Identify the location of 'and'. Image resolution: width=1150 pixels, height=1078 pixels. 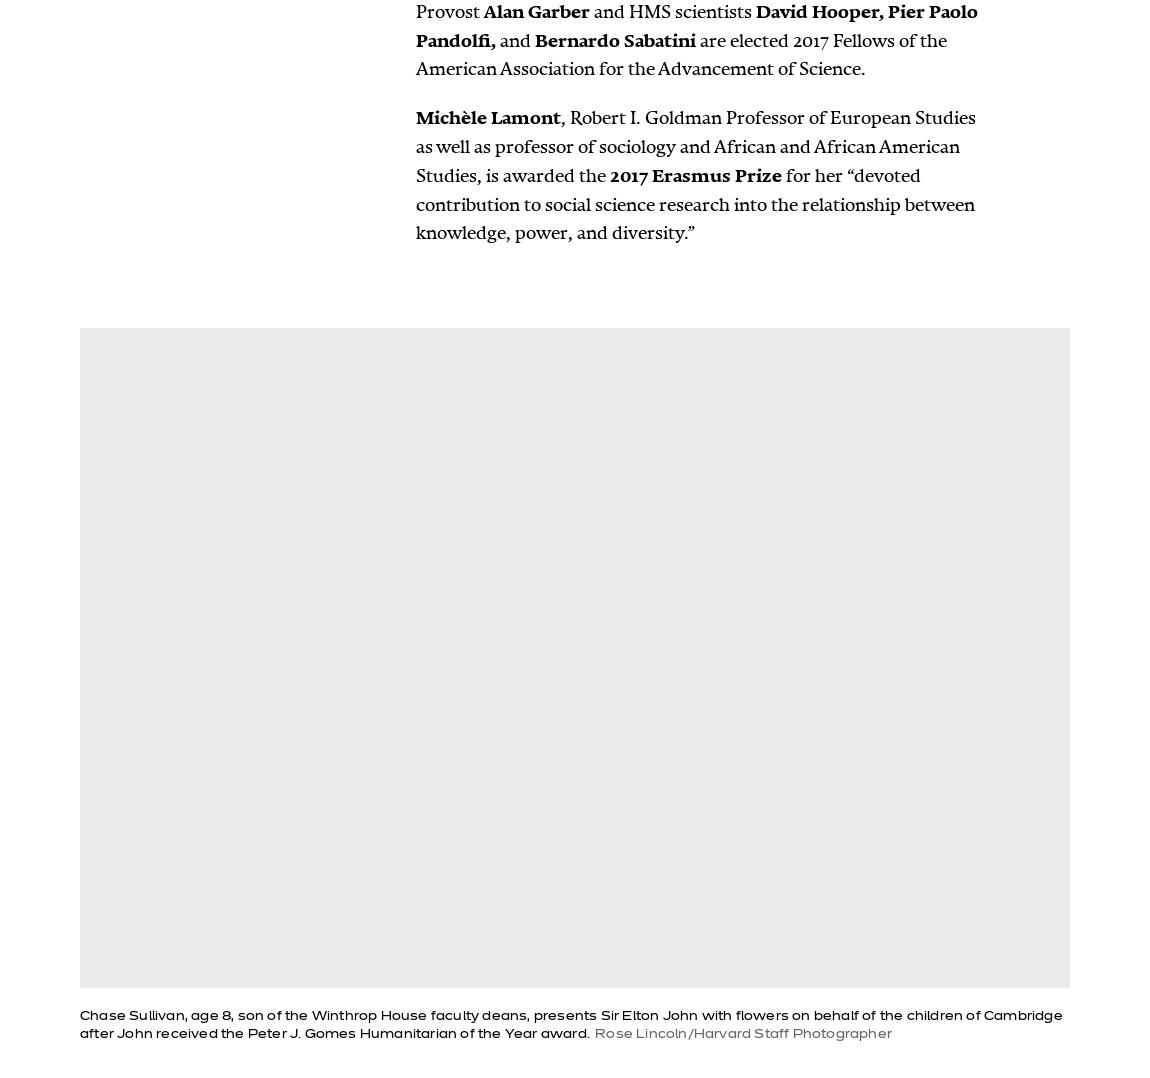
(515, 38).